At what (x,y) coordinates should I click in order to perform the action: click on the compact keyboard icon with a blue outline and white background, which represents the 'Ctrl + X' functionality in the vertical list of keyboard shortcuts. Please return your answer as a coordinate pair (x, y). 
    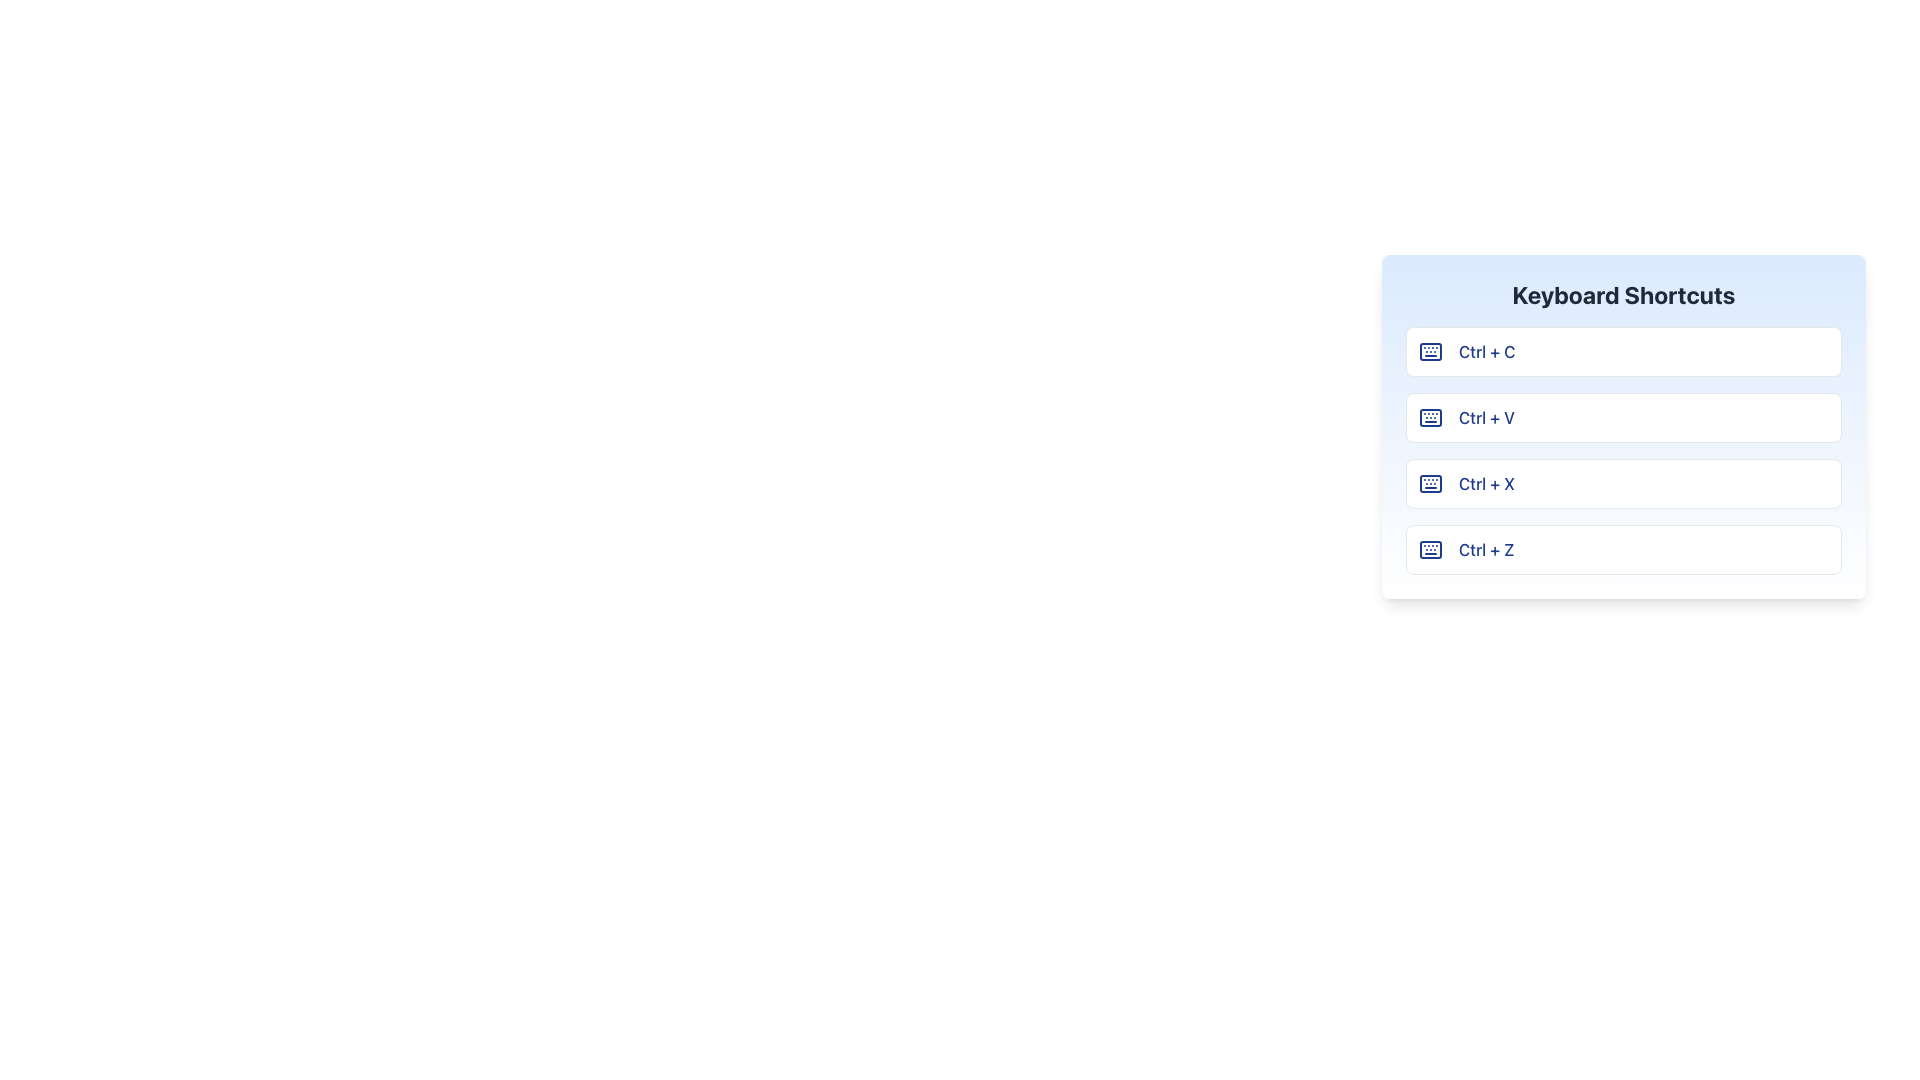
    Looking at the image, I should click on (1429, 483).